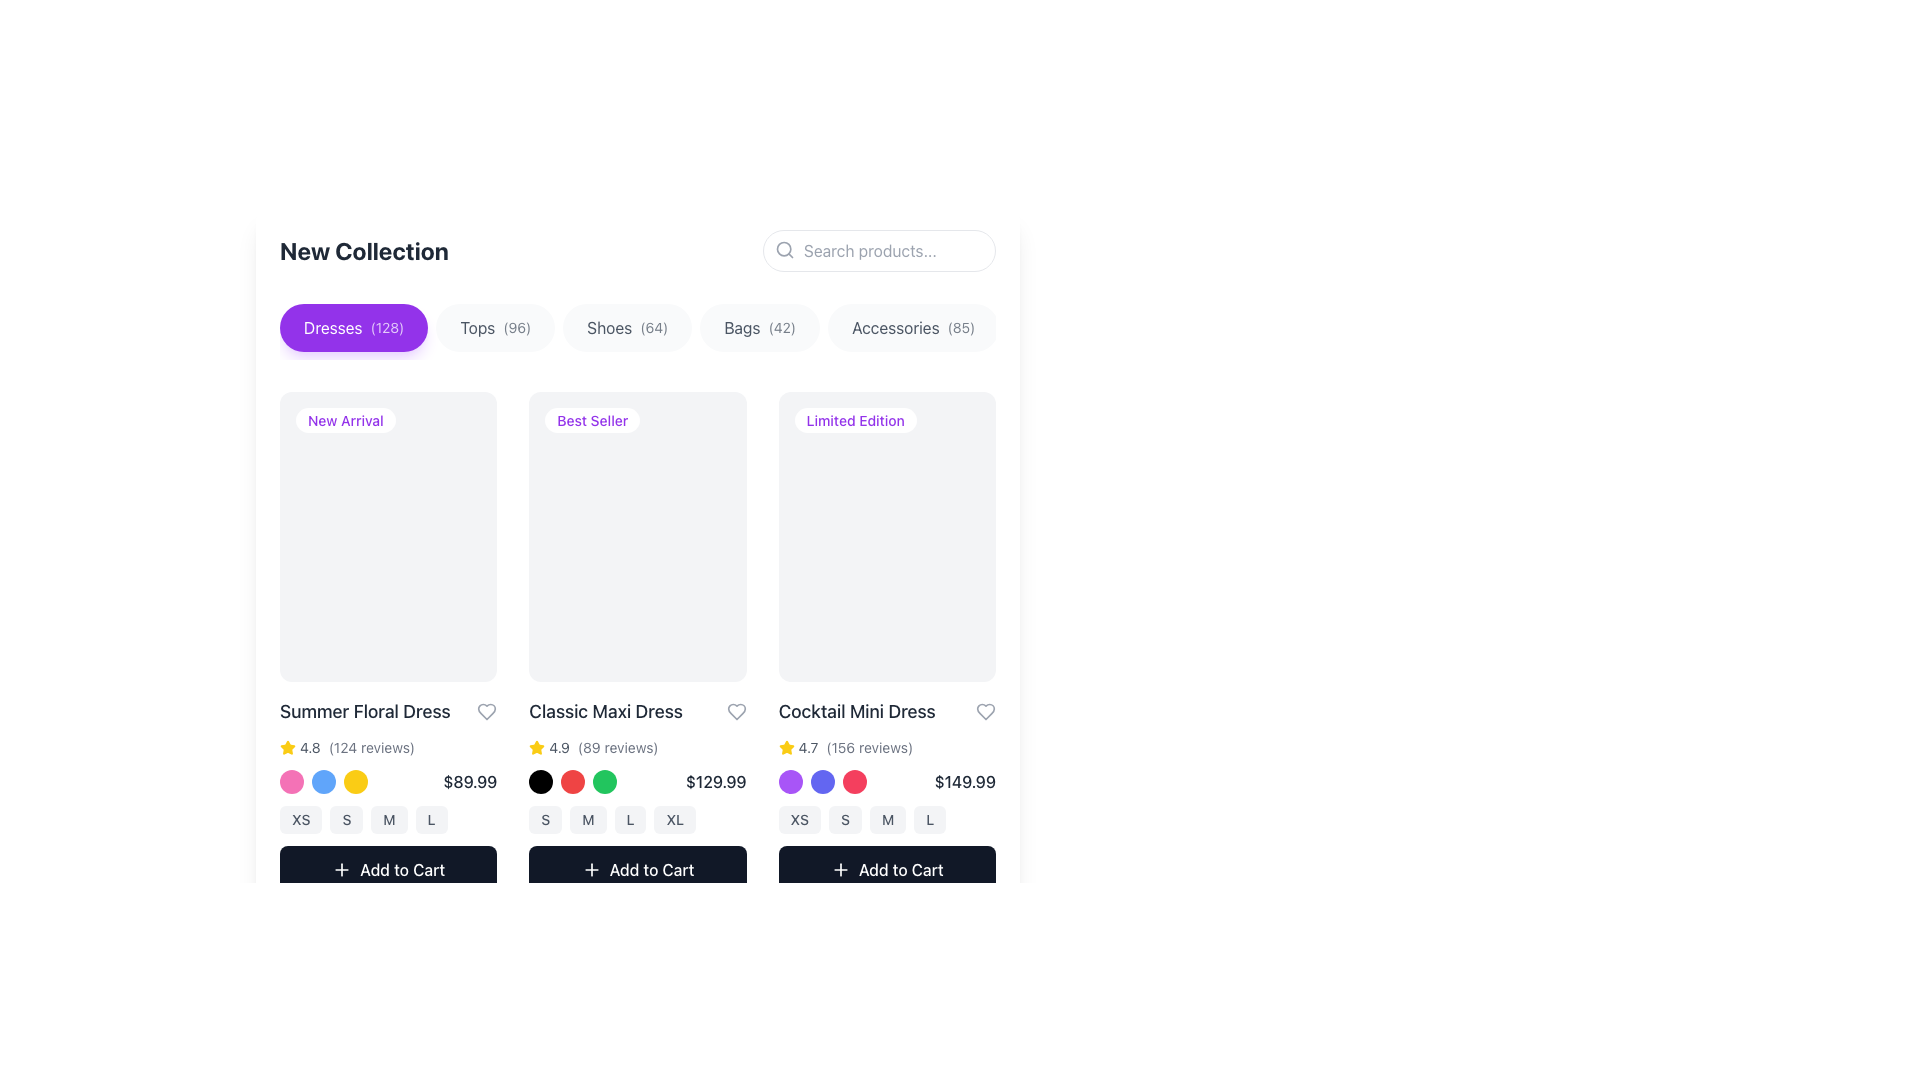  What do you see at coordinates (299, 747) in the screenshot?
I see `the prominent yellow star icon indicating a rating of '4.8' in the top-left part of the card for the 'Summer Floral Dress'` at bounding box center [299, 747].